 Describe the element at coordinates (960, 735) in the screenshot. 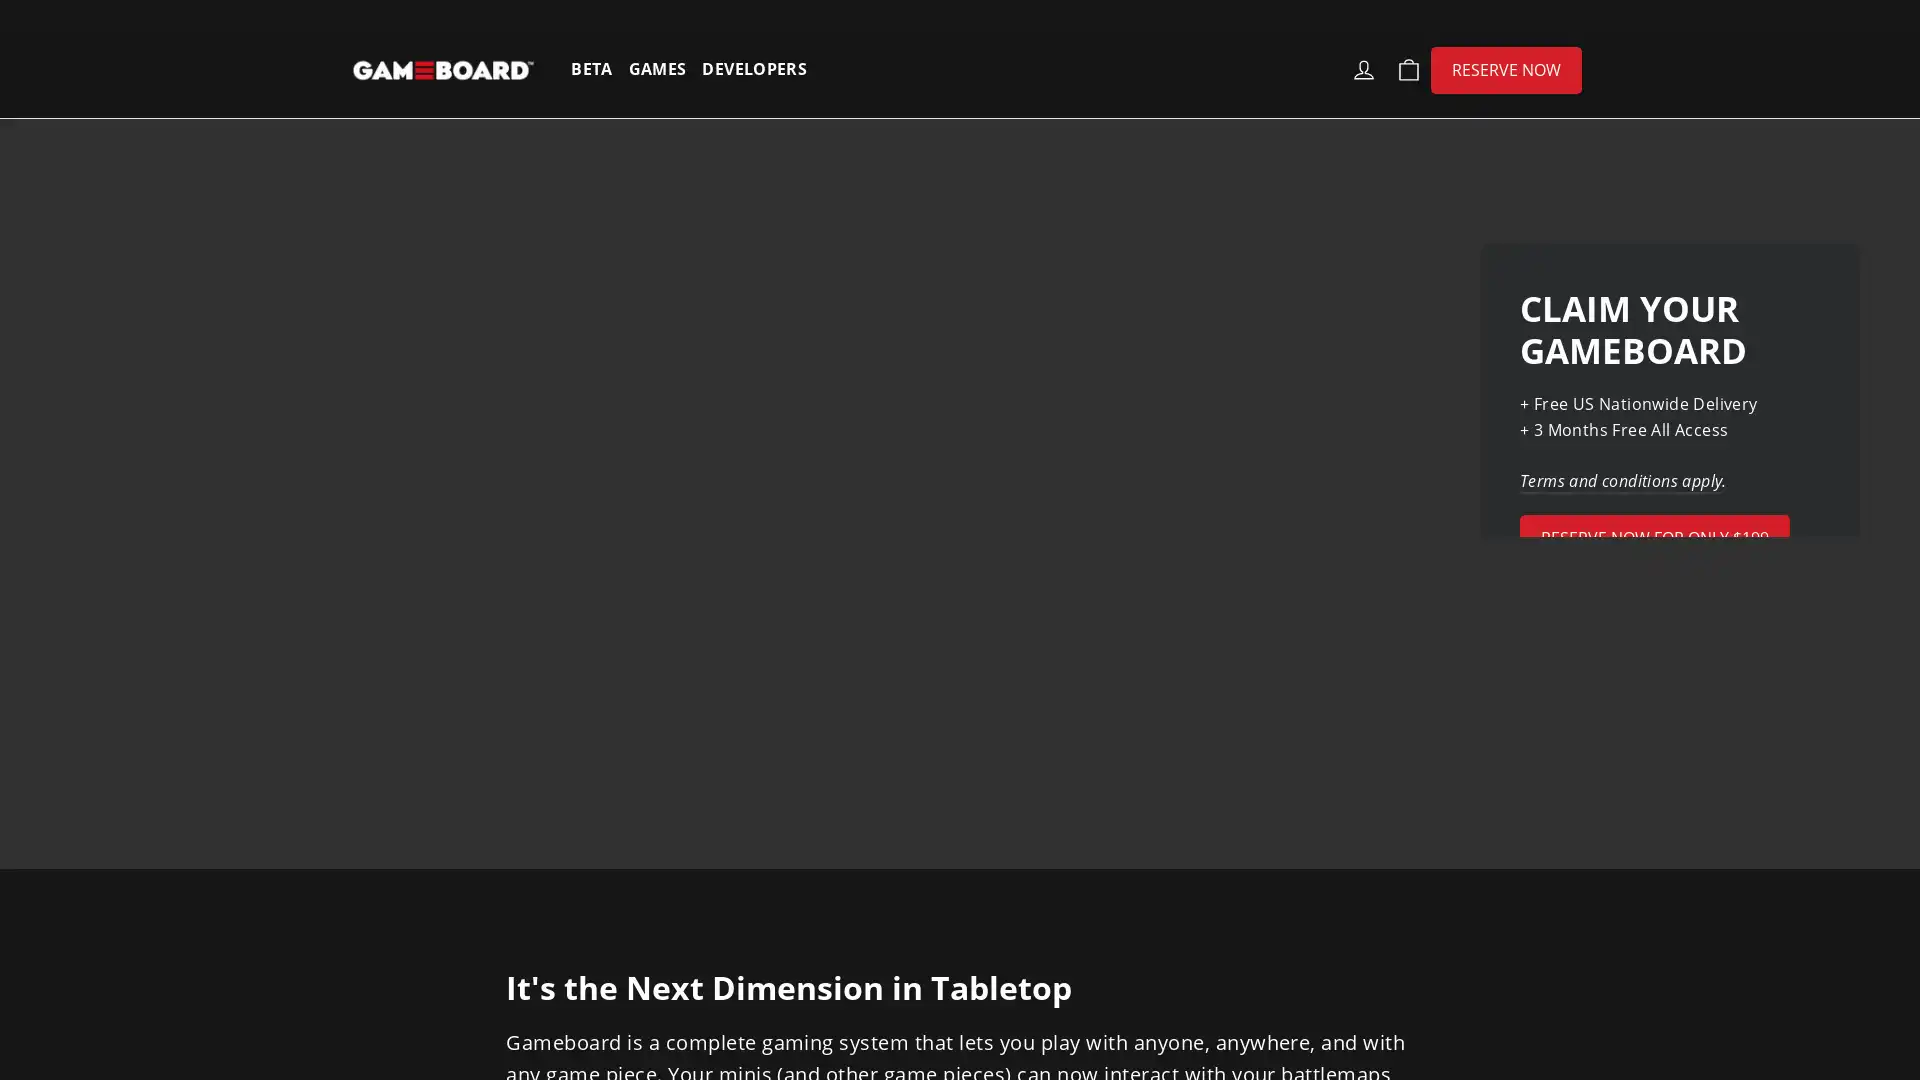

I see `SPIN TO WIN!` at that location.